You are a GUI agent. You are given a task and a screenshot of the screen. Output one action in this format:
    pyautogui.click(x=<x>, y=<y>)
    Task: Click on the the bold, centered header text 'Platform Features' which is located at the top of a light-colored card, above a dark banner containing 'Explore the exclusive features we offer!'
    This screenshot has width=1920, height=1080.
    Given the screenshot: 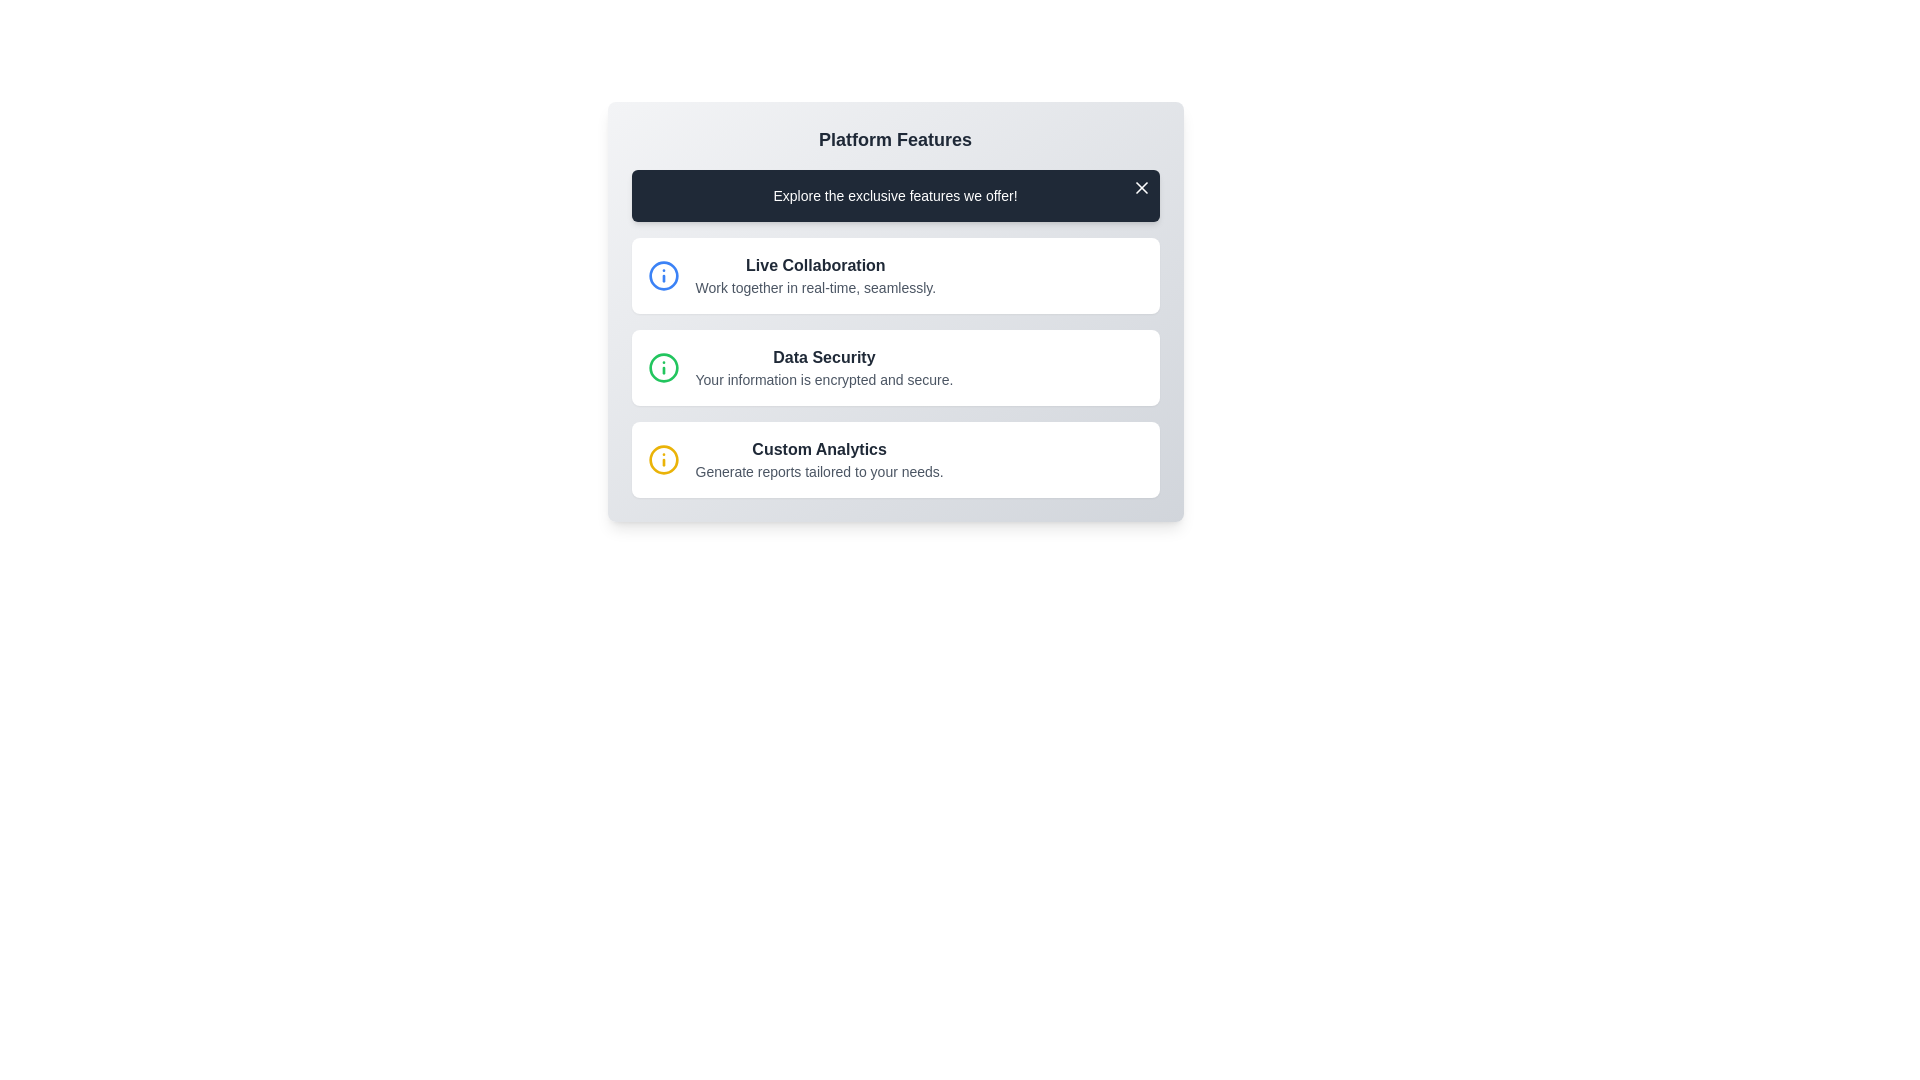 What is the action you would take?
    pyautogui.click(x=894, y=138)
    